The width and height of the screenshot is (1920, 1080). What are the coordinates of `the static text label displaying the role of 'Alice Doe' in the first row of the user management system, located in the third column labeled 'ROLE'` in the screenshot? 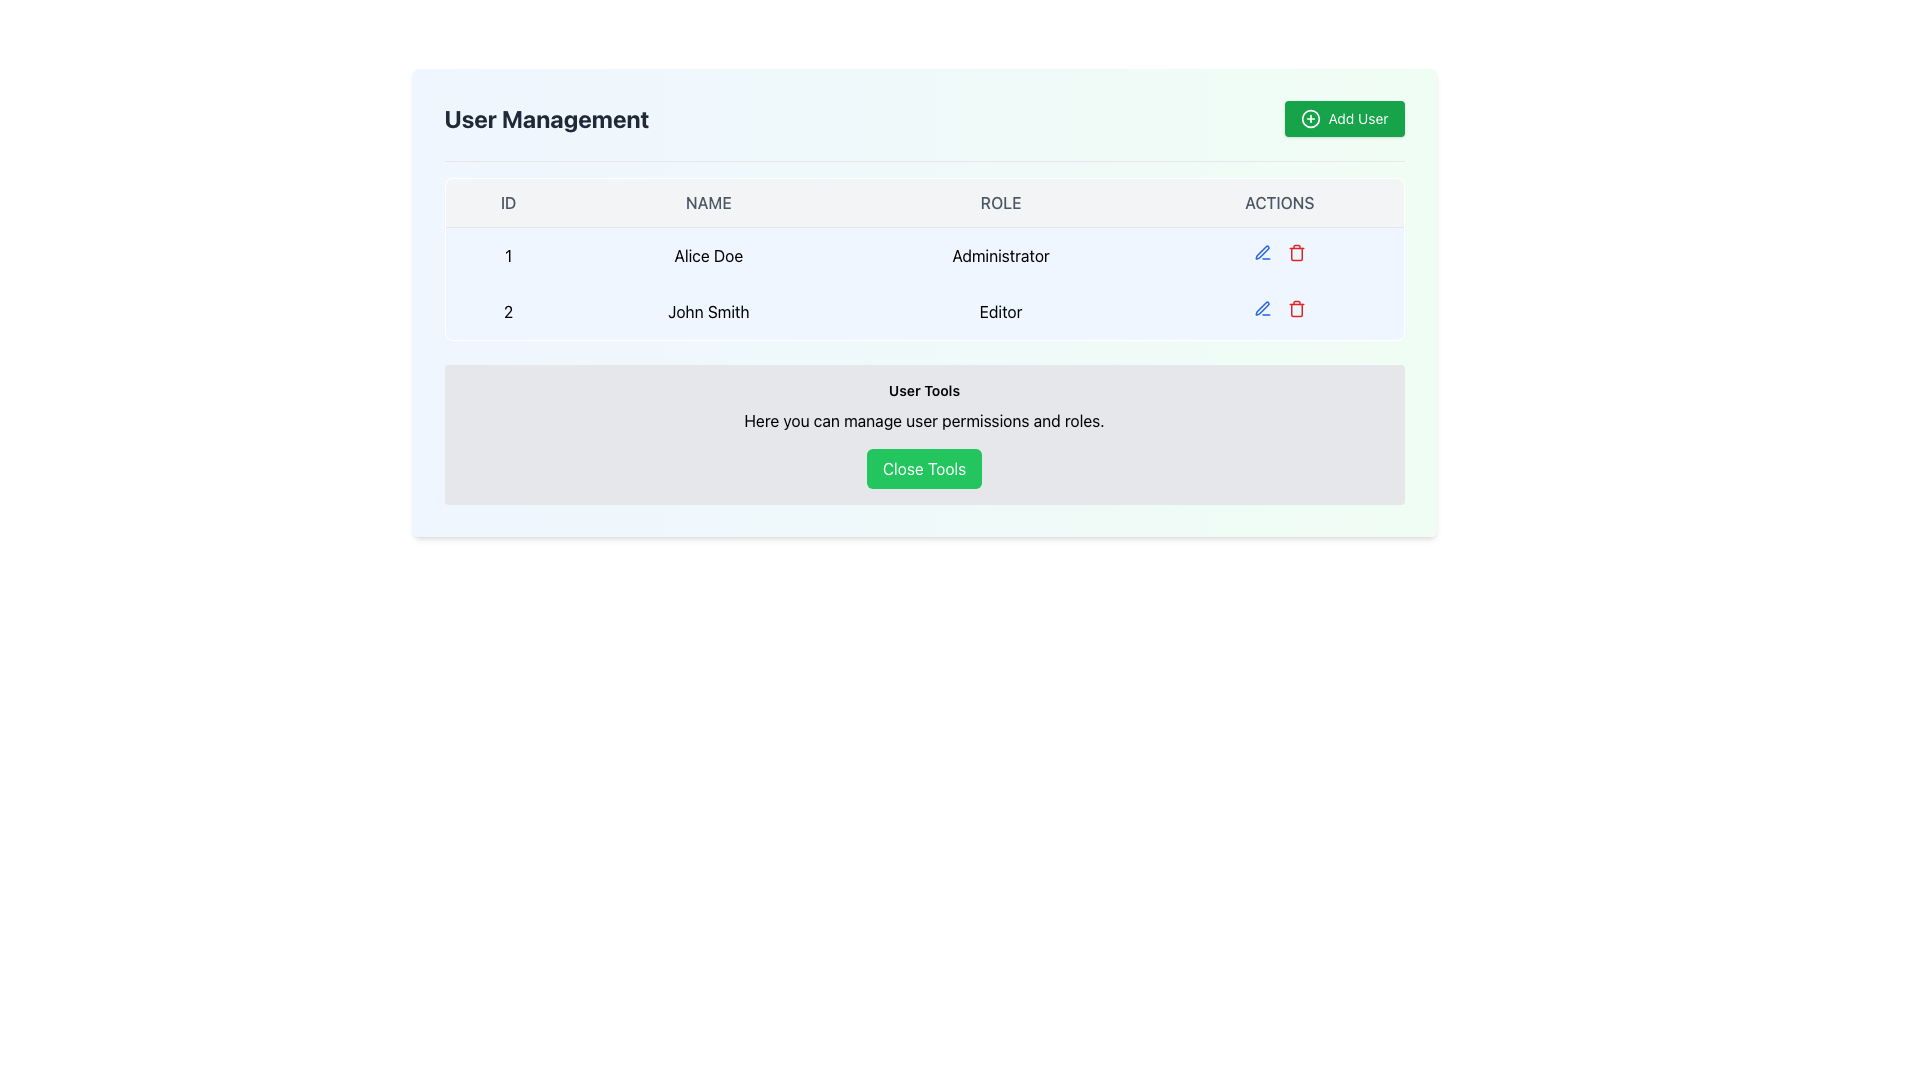 It's located at (1001, 254).